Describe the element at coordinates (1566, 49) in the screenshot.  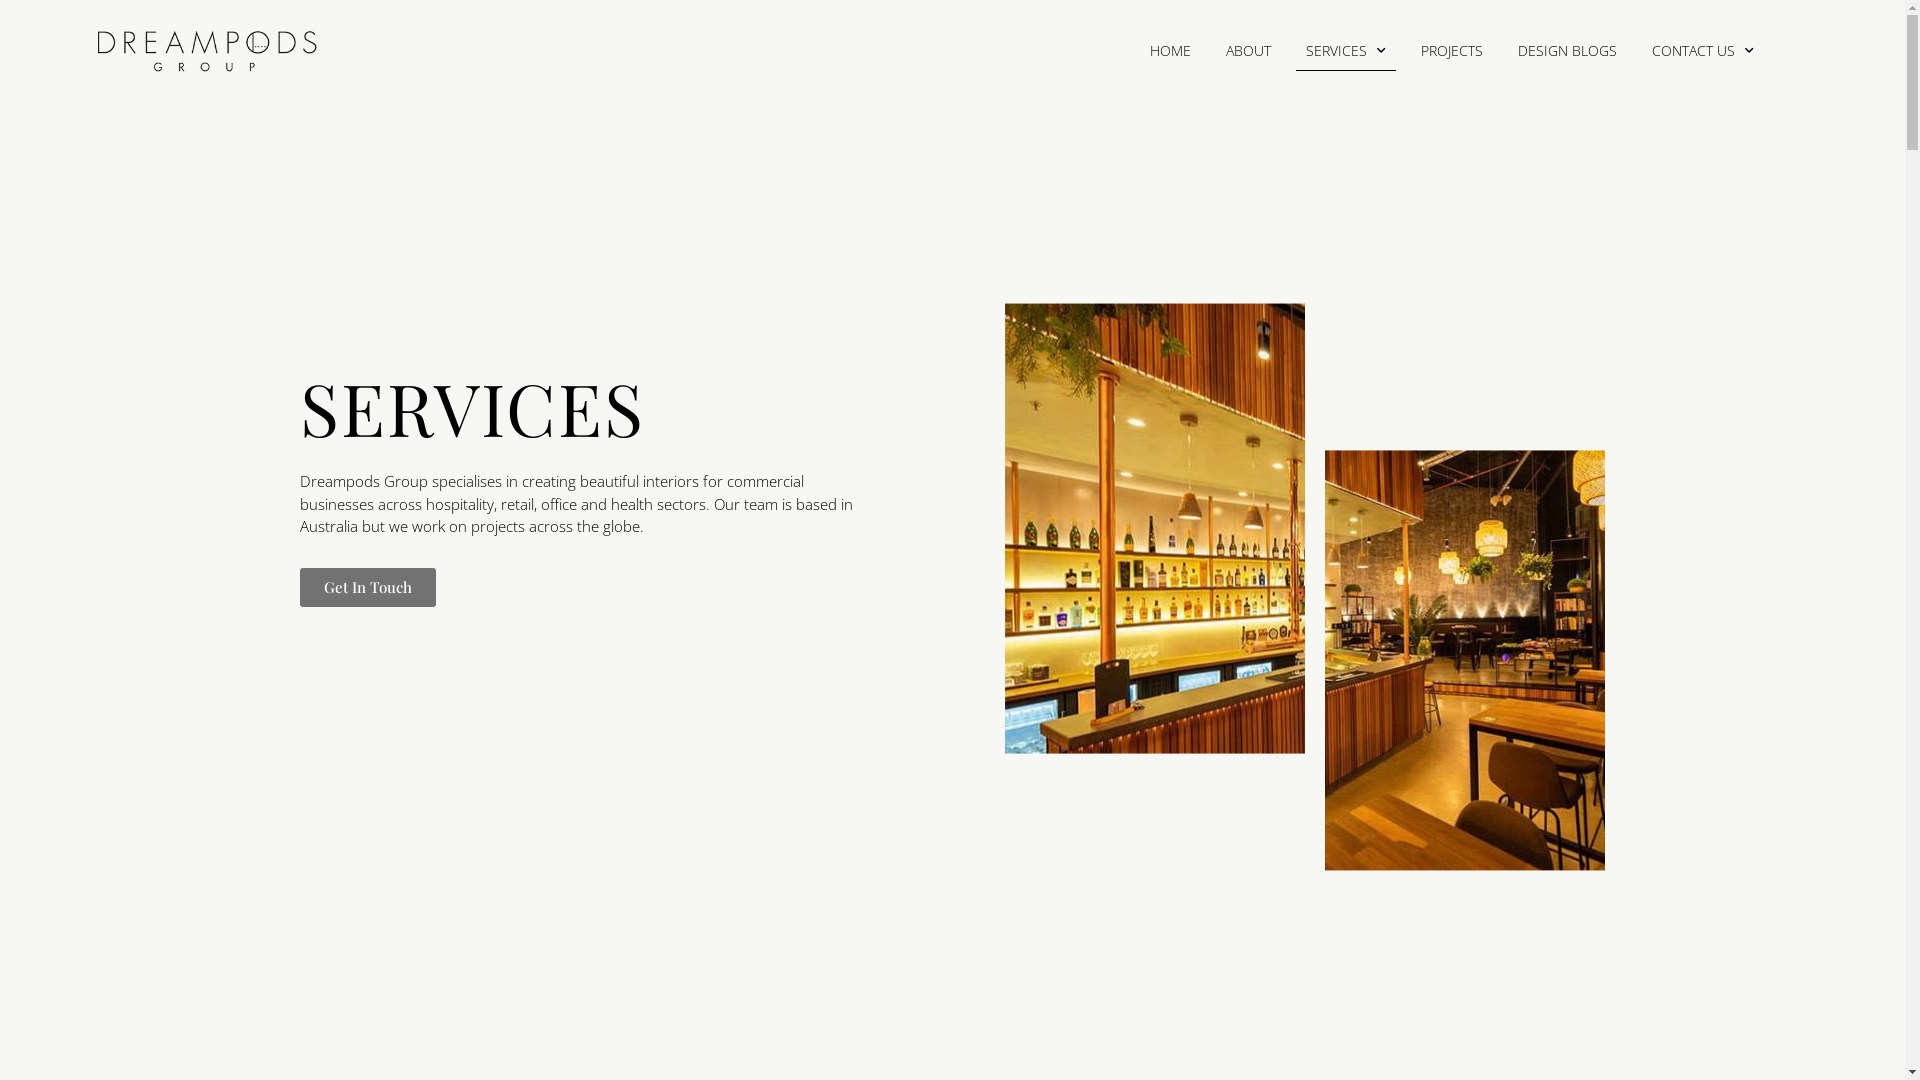
I see `'DESIGN BLOGS'` at that location.